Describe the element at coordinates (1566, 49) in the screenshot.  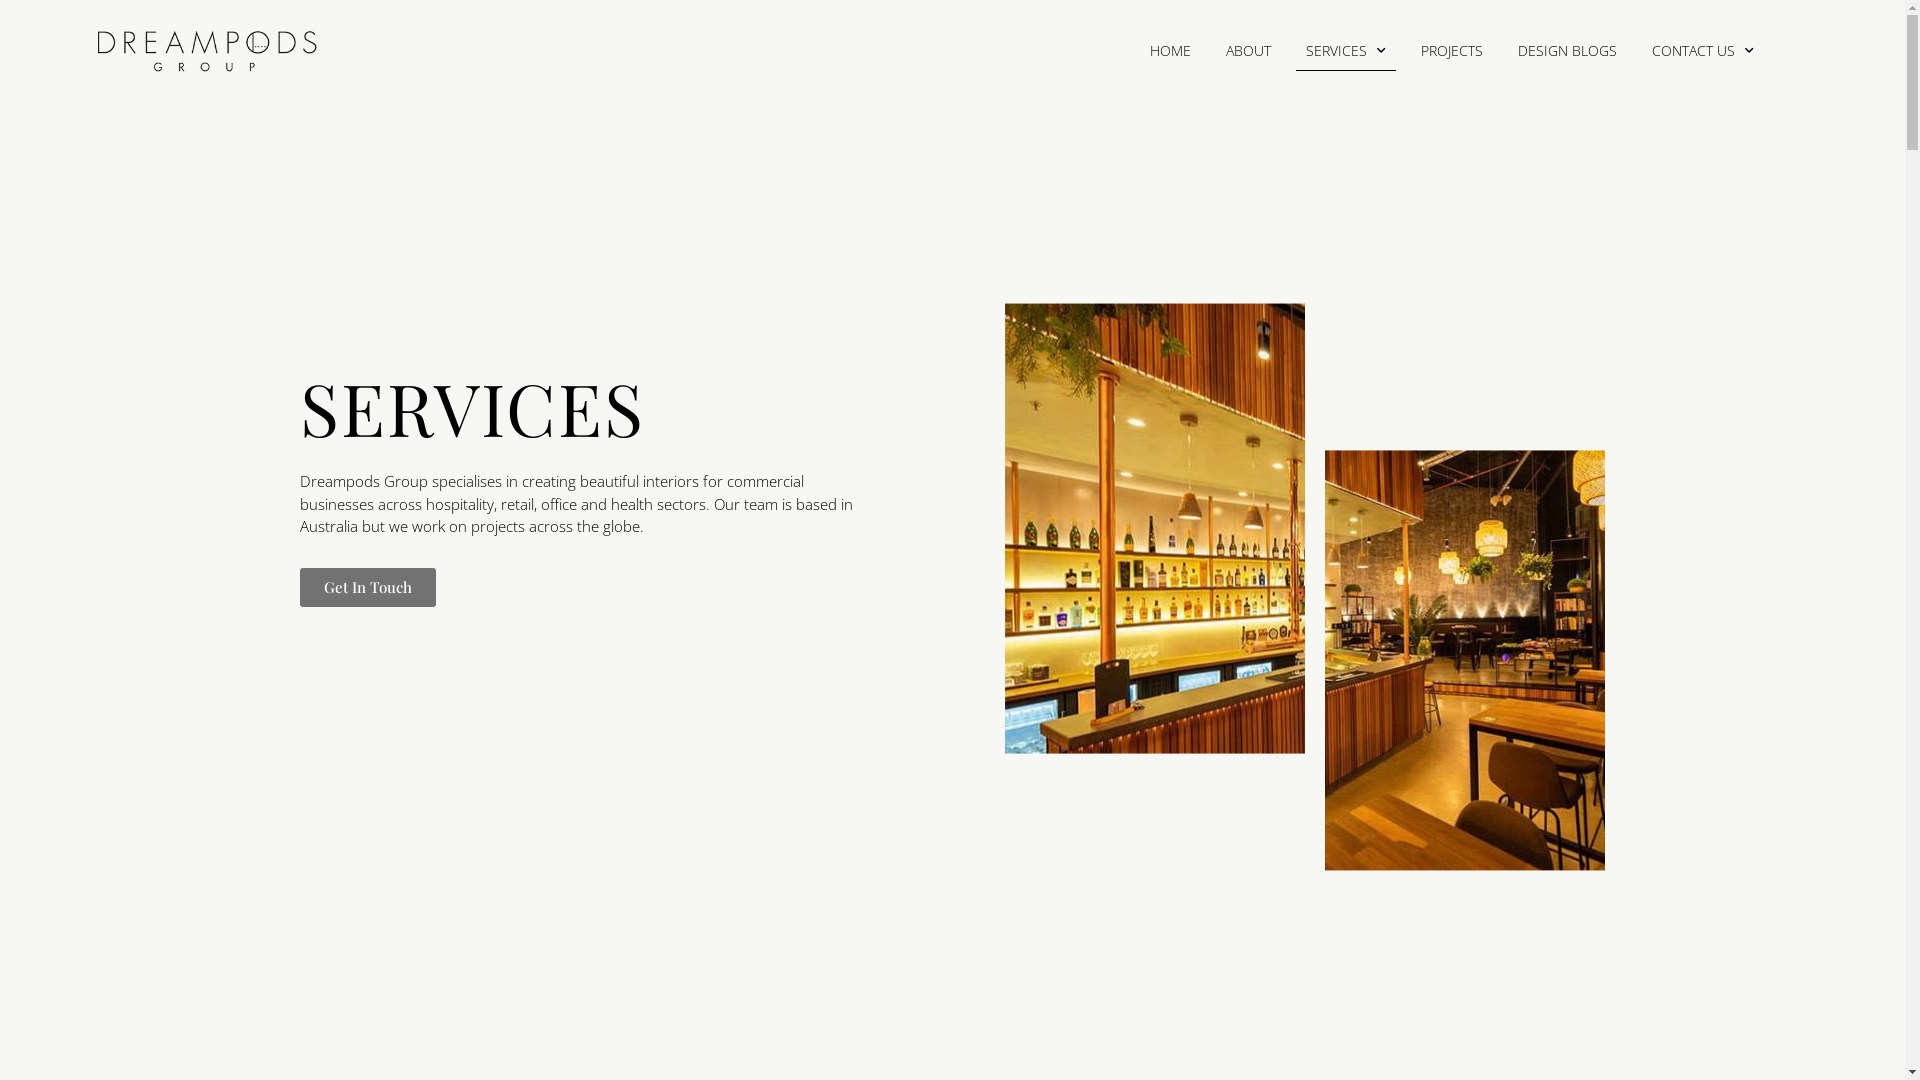
I see `'DESIGN BLOGS'` at that location.